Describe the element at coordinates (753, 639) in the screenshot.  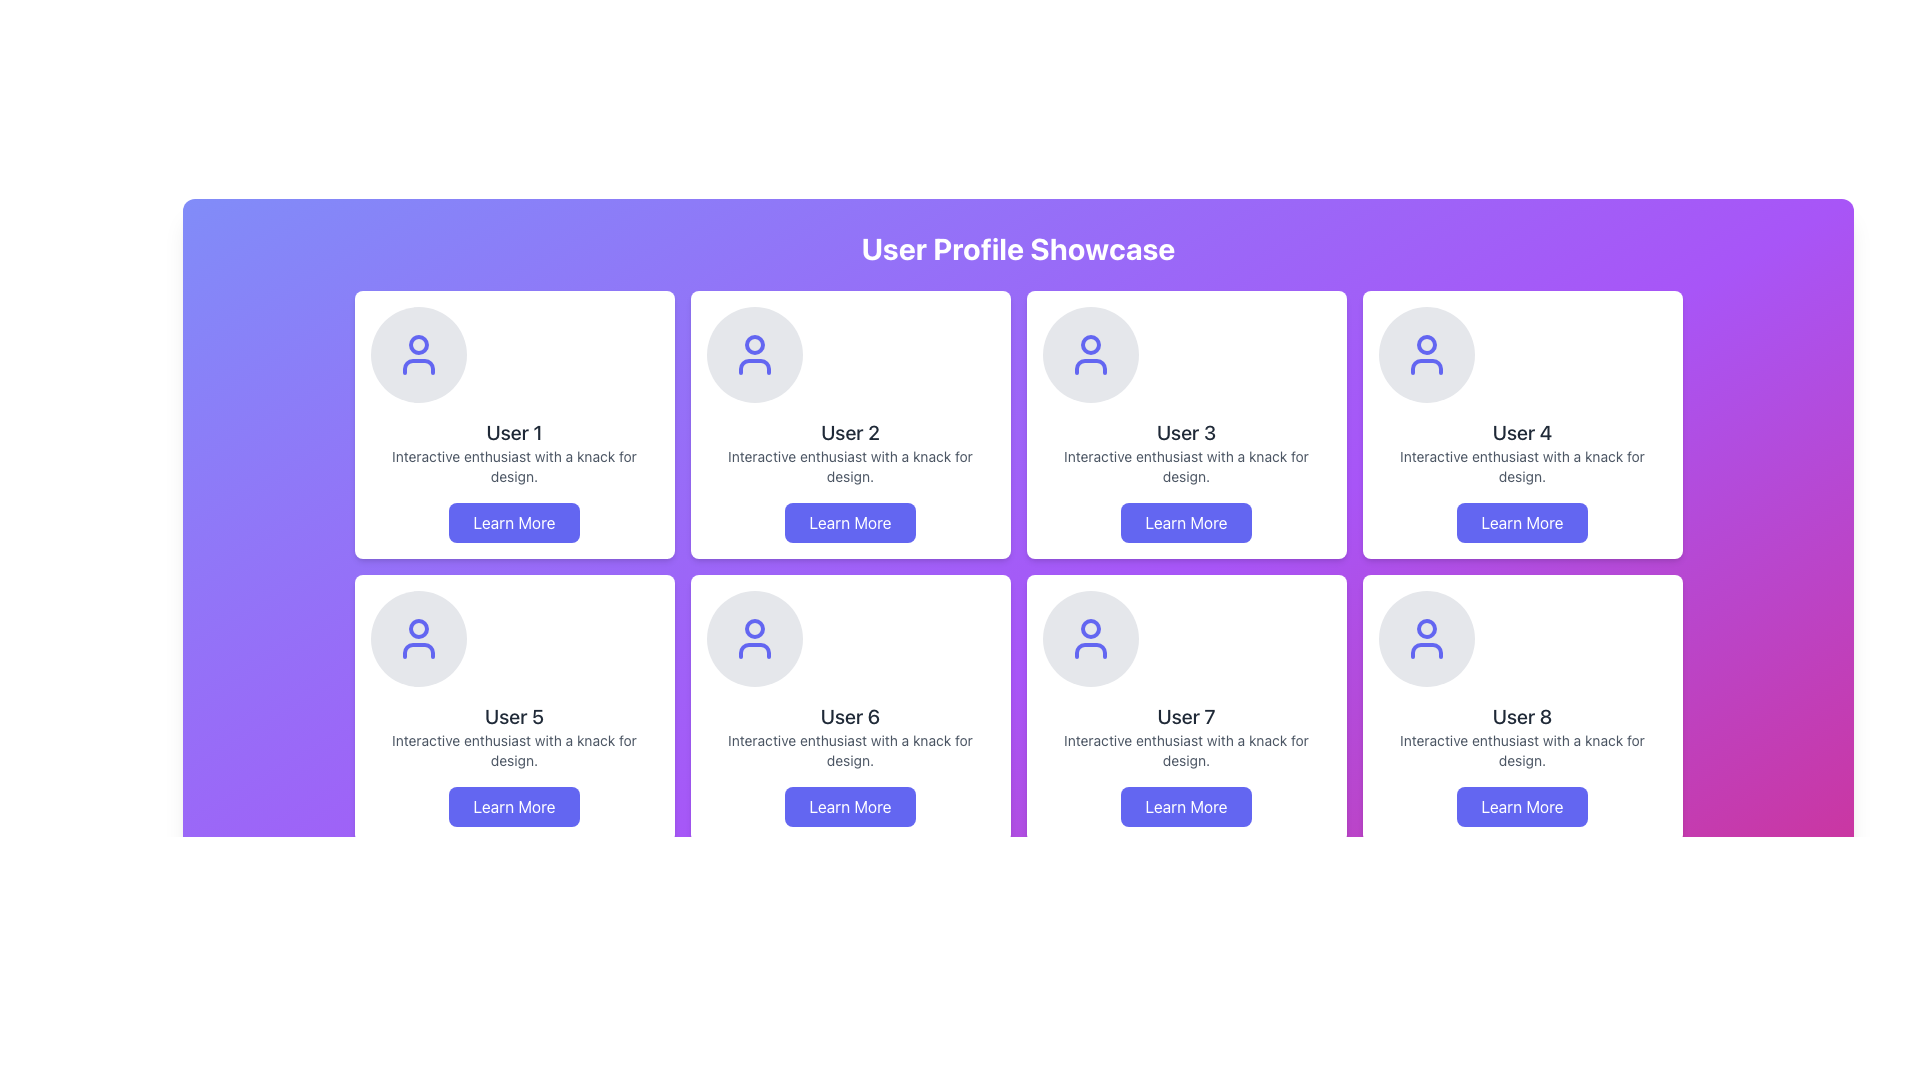
I see `the decorative icon within the circular area at the top section of the 'User 6' card, which serves as a visual representation for the user profile` at that location.